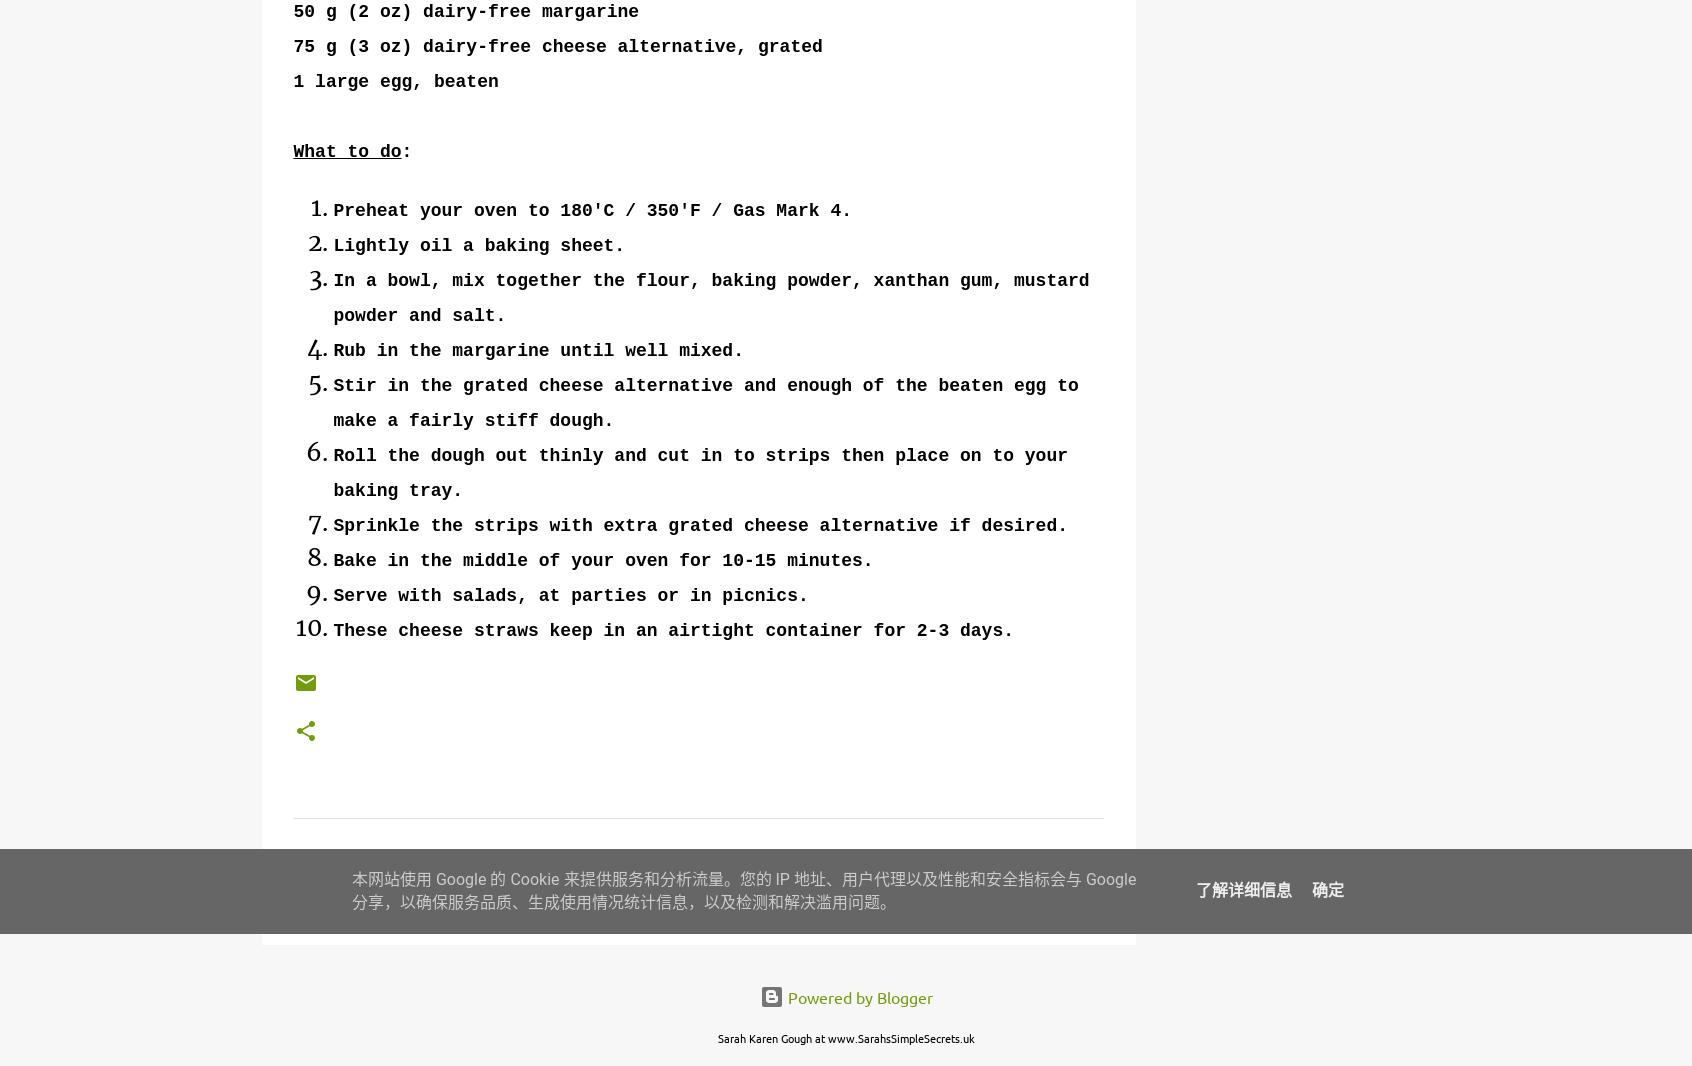  Describe the element at coordinates (591, 209) in the screenshot. I see `'Preheat your oven to 180'C / 350'F / Gas Mark 4.'` at that location.